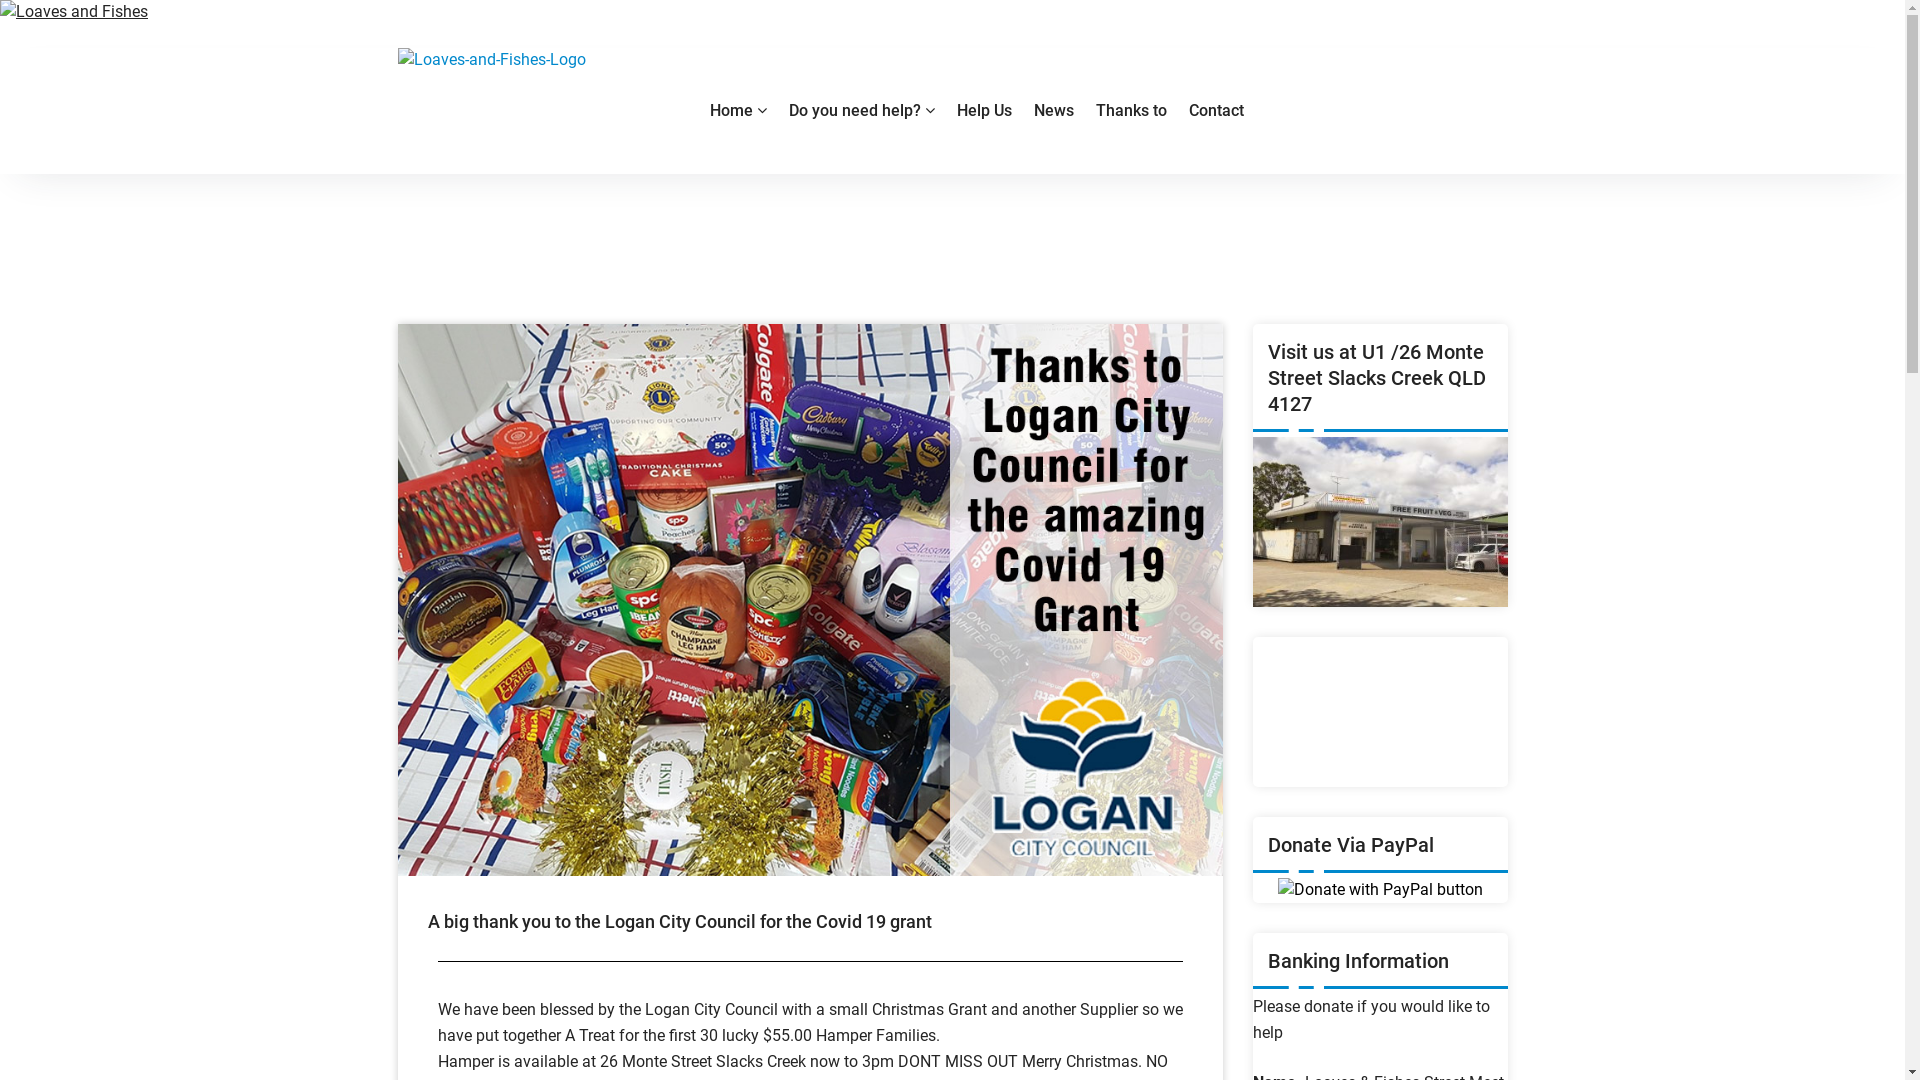 The height and width of the screenshot is (1080, 1920). Describe the element at coordinates (1215, 111) in the screenshot. I see `'Contact'` at that location.